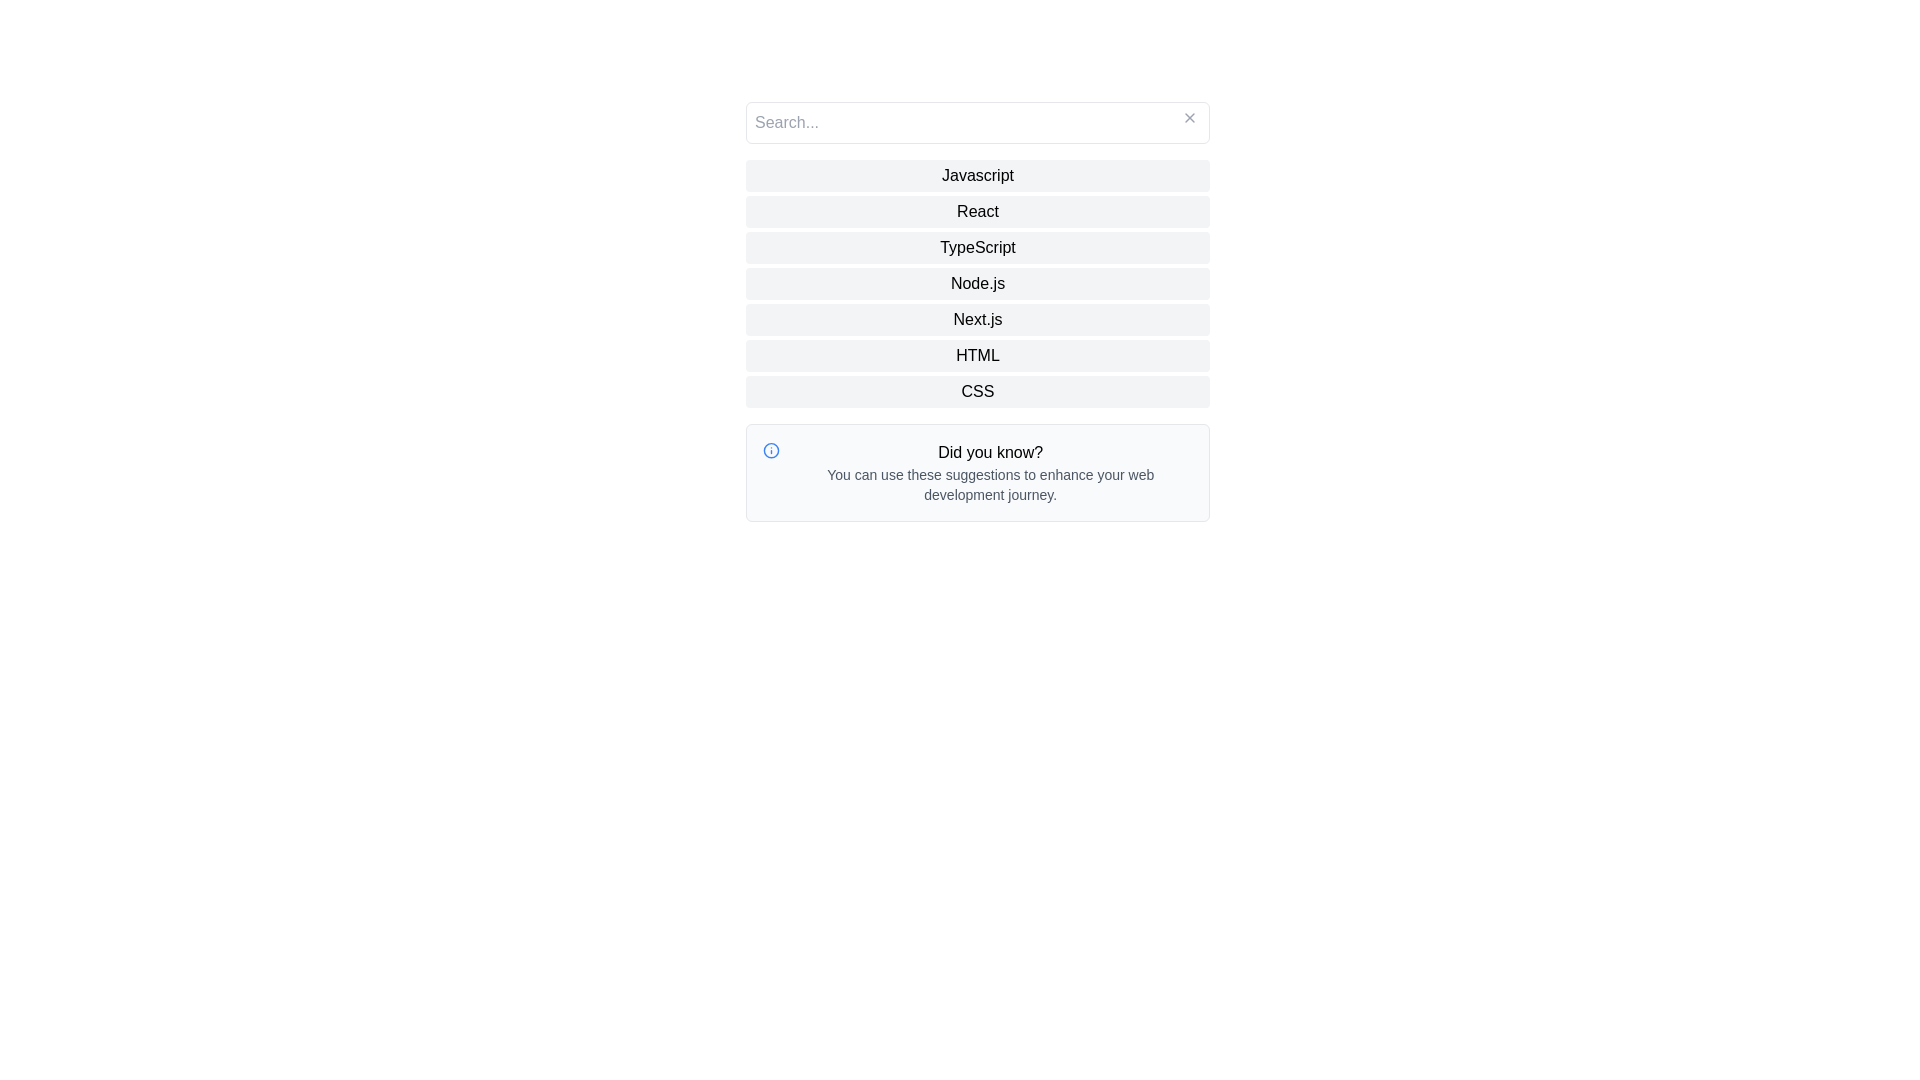  Describe the element at coordinates (978, 354) in the screenshot. I see `the sixth item in the vertical list, which is a selectable list item representing a tag or category selection` at that location.